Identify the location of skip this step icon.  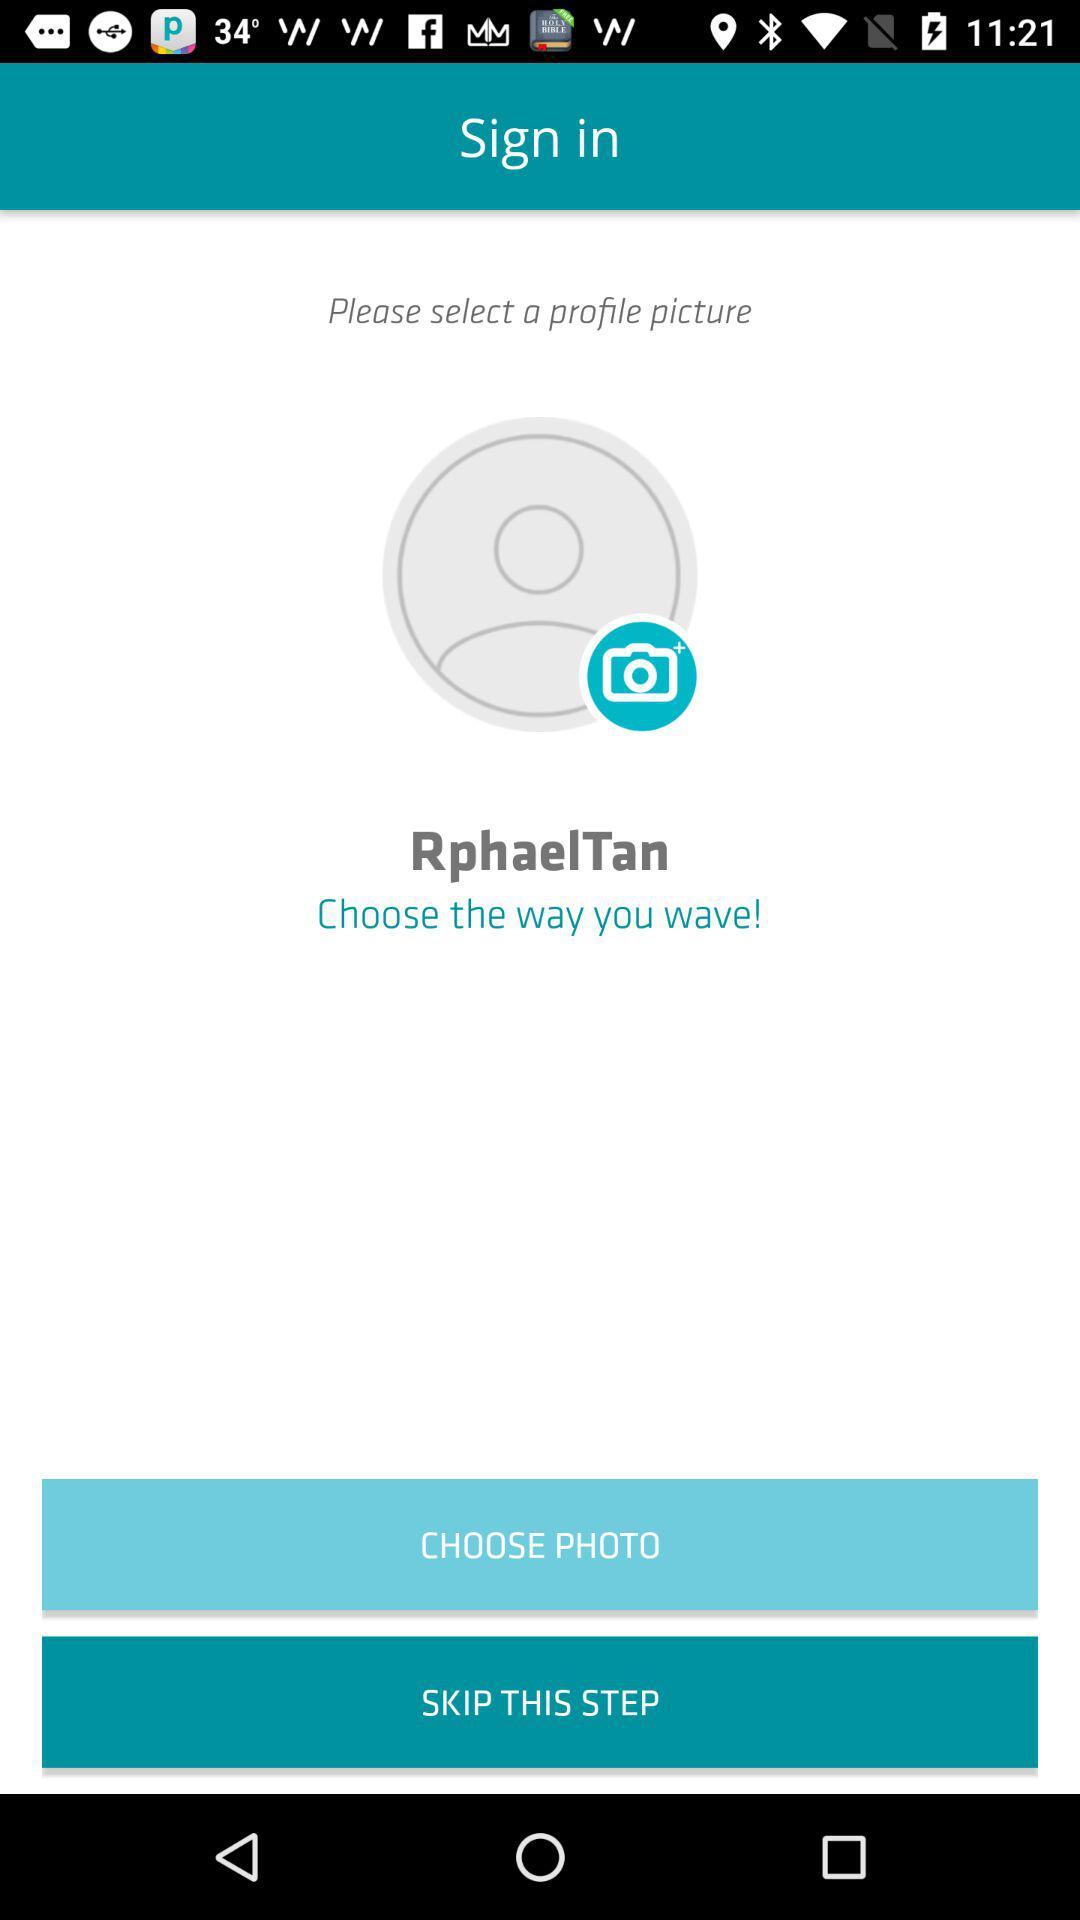
(540, 1701).